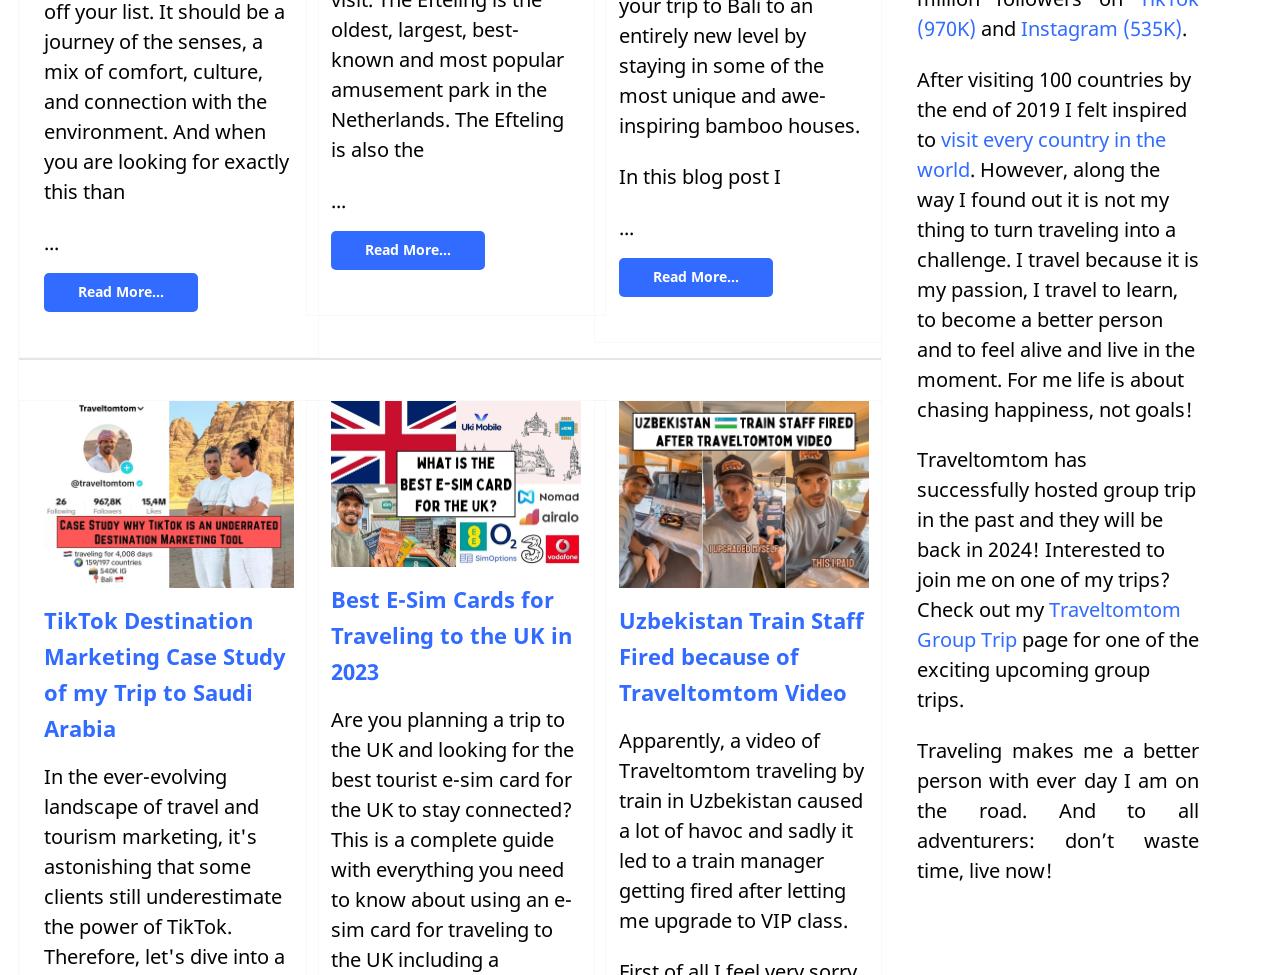 The height and width of the screenshot is (975, 1274). Describe the element at coordinates (1057, 810) in the screenshot. I see `'Traveling makes me a better person with ever day I am on the road. And to all adventurers: don’t waste time, live now!'` at that location.